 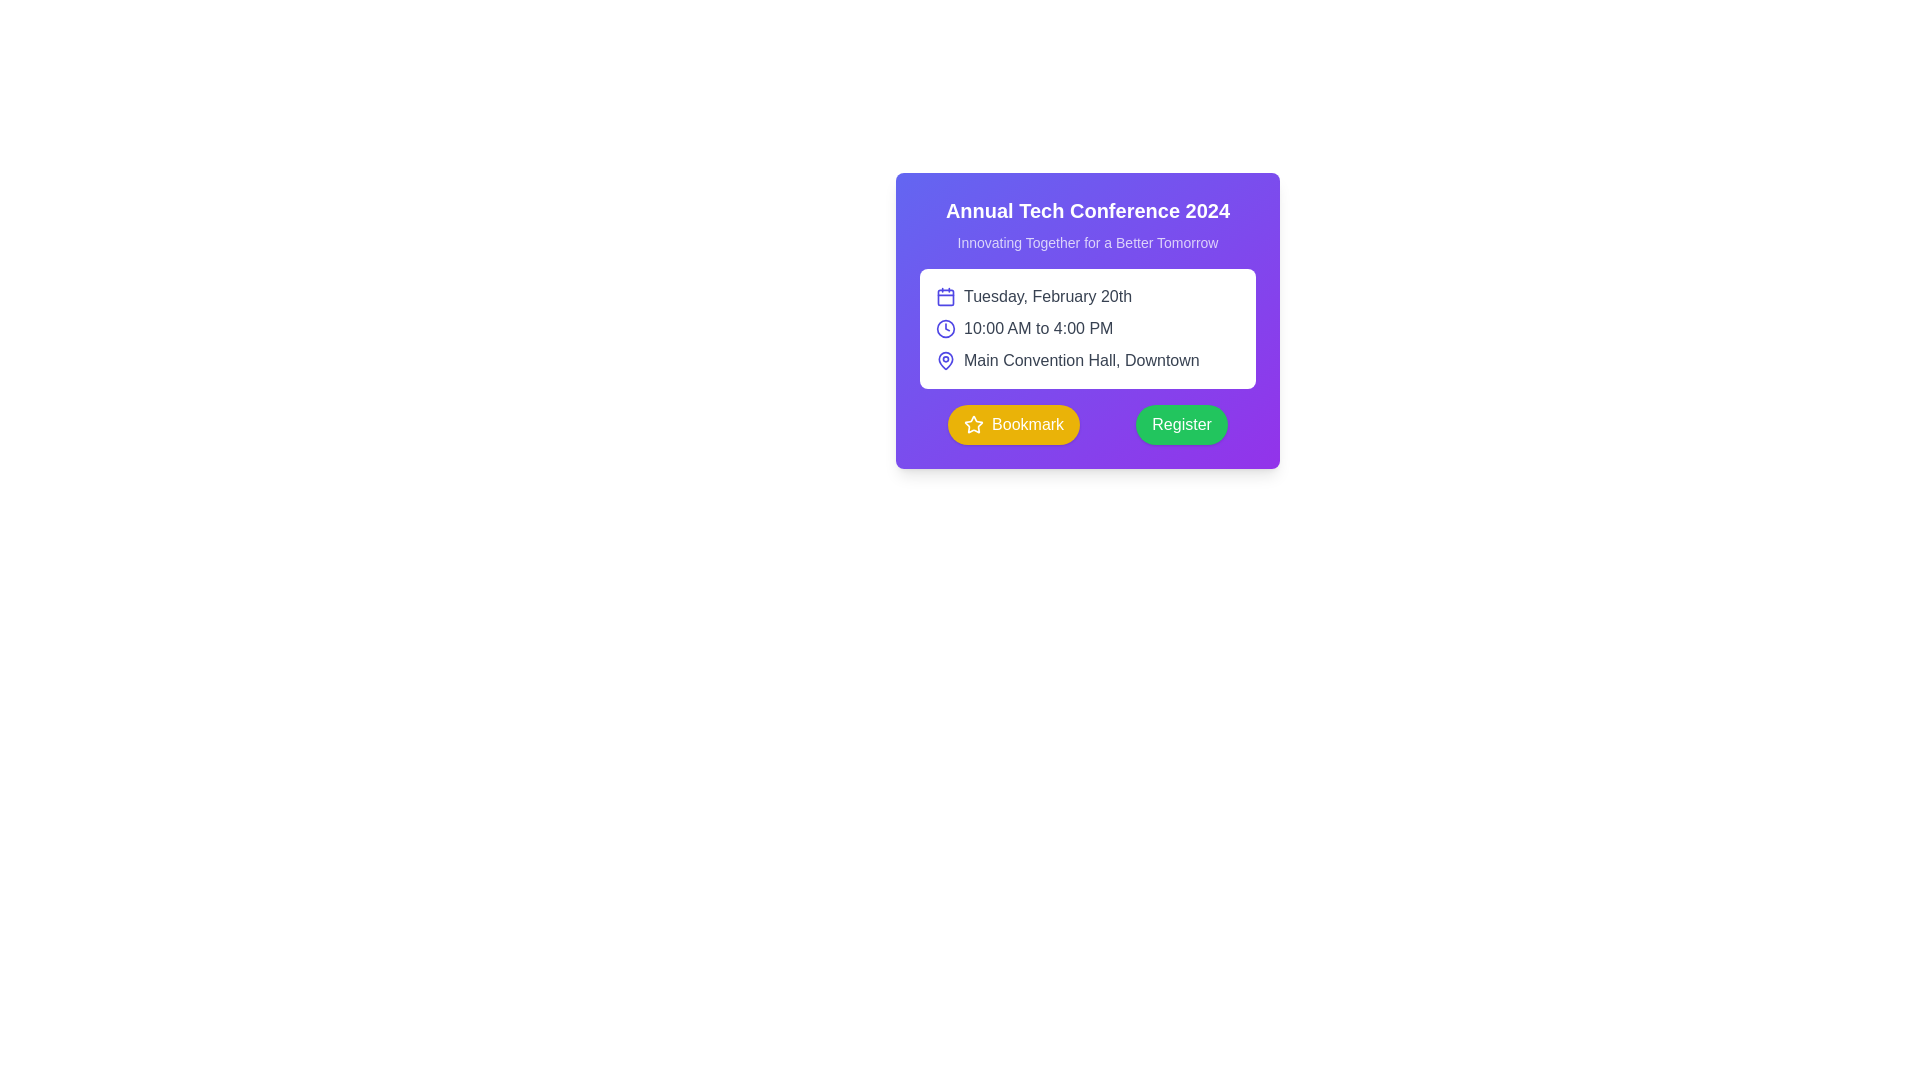 I want to click on the circular clock icon located to the left of the '10:00 AM to 4:00 PM' label, so click(x=944, y=327).